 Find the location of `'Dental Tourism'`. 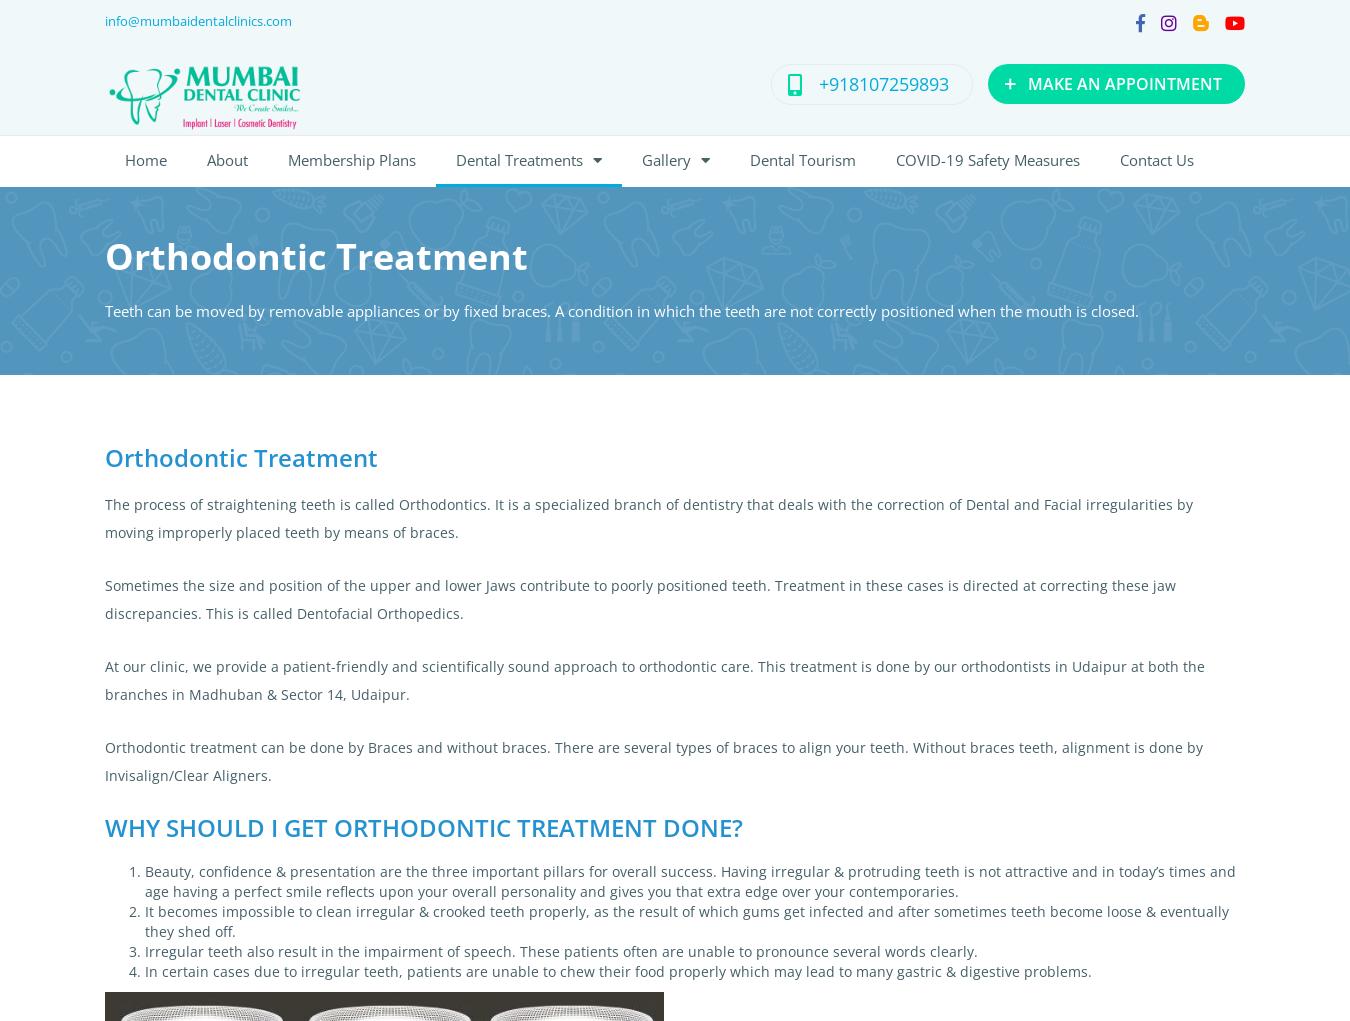

'Dental Tourism' is located at coordinates (749, 158).